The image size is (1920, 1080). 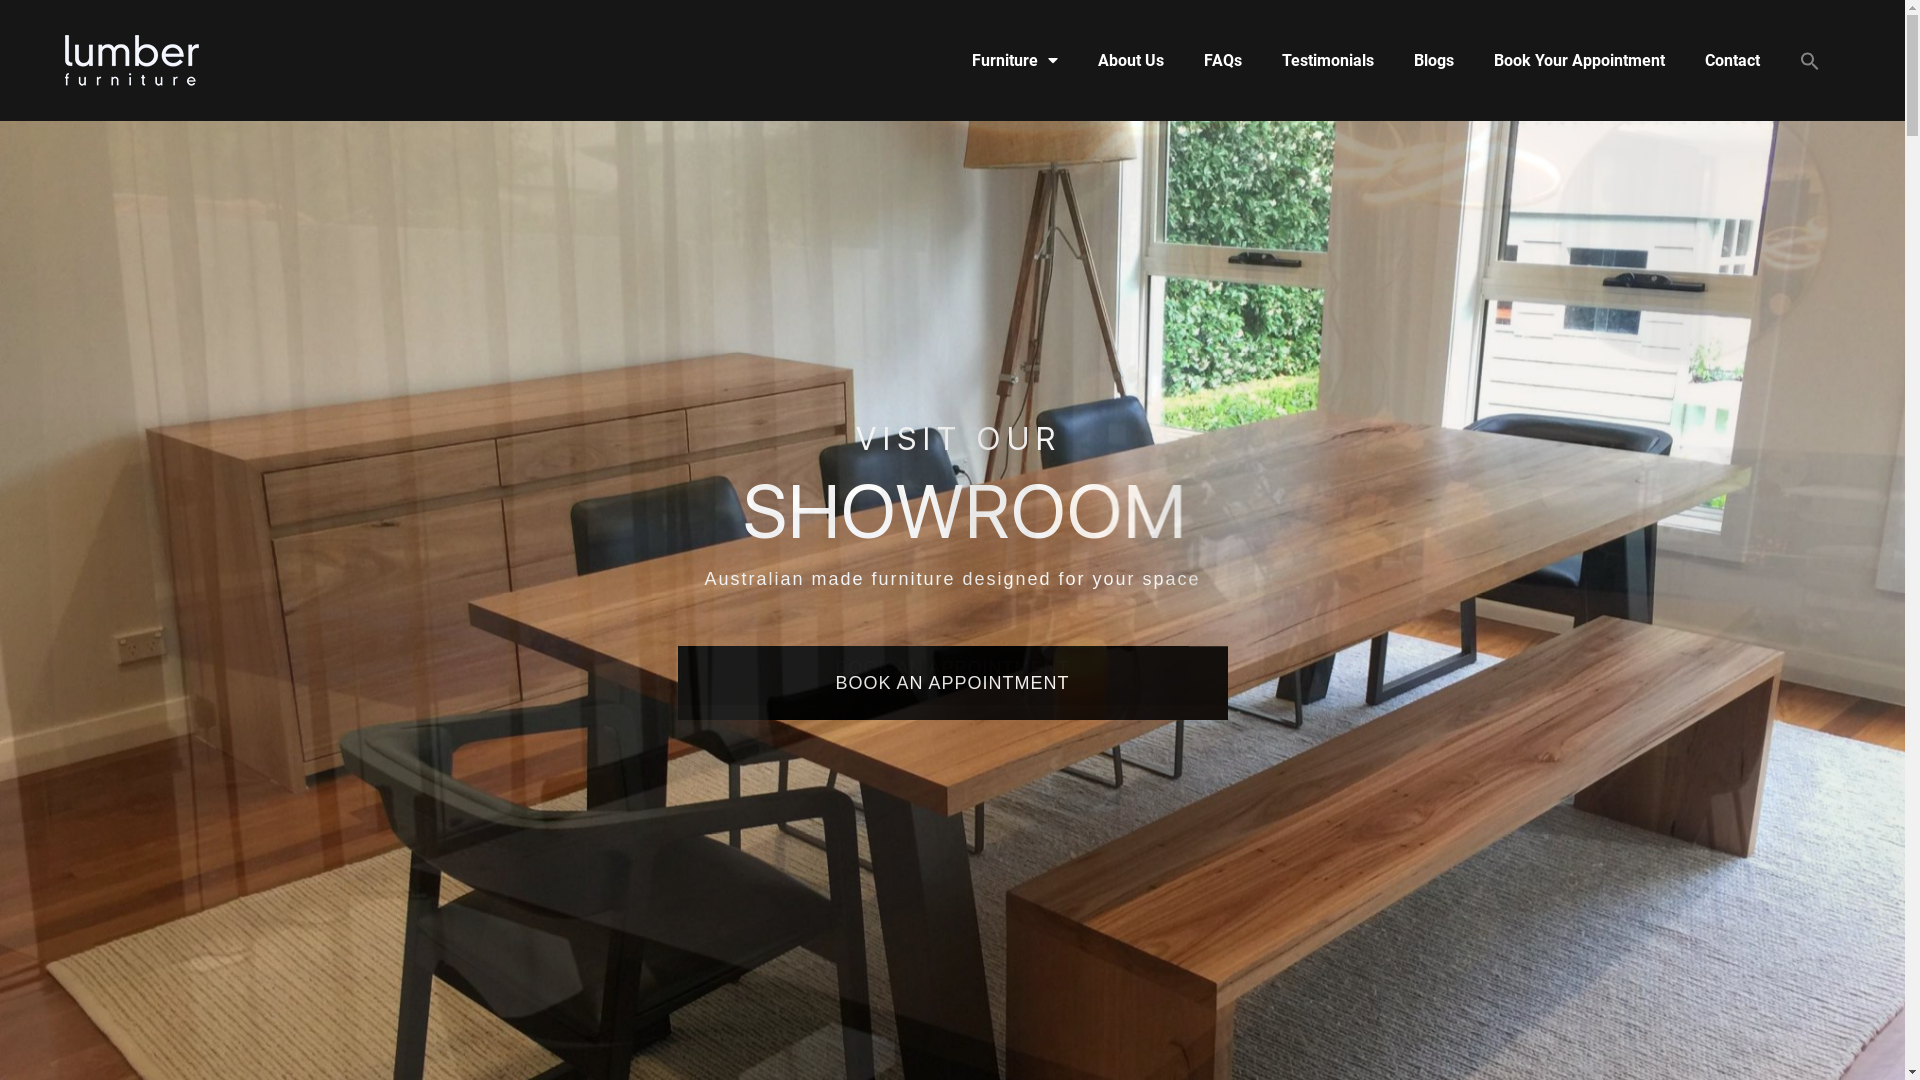 I want to click on 'Testimonials', so click(x=1328, y=60).